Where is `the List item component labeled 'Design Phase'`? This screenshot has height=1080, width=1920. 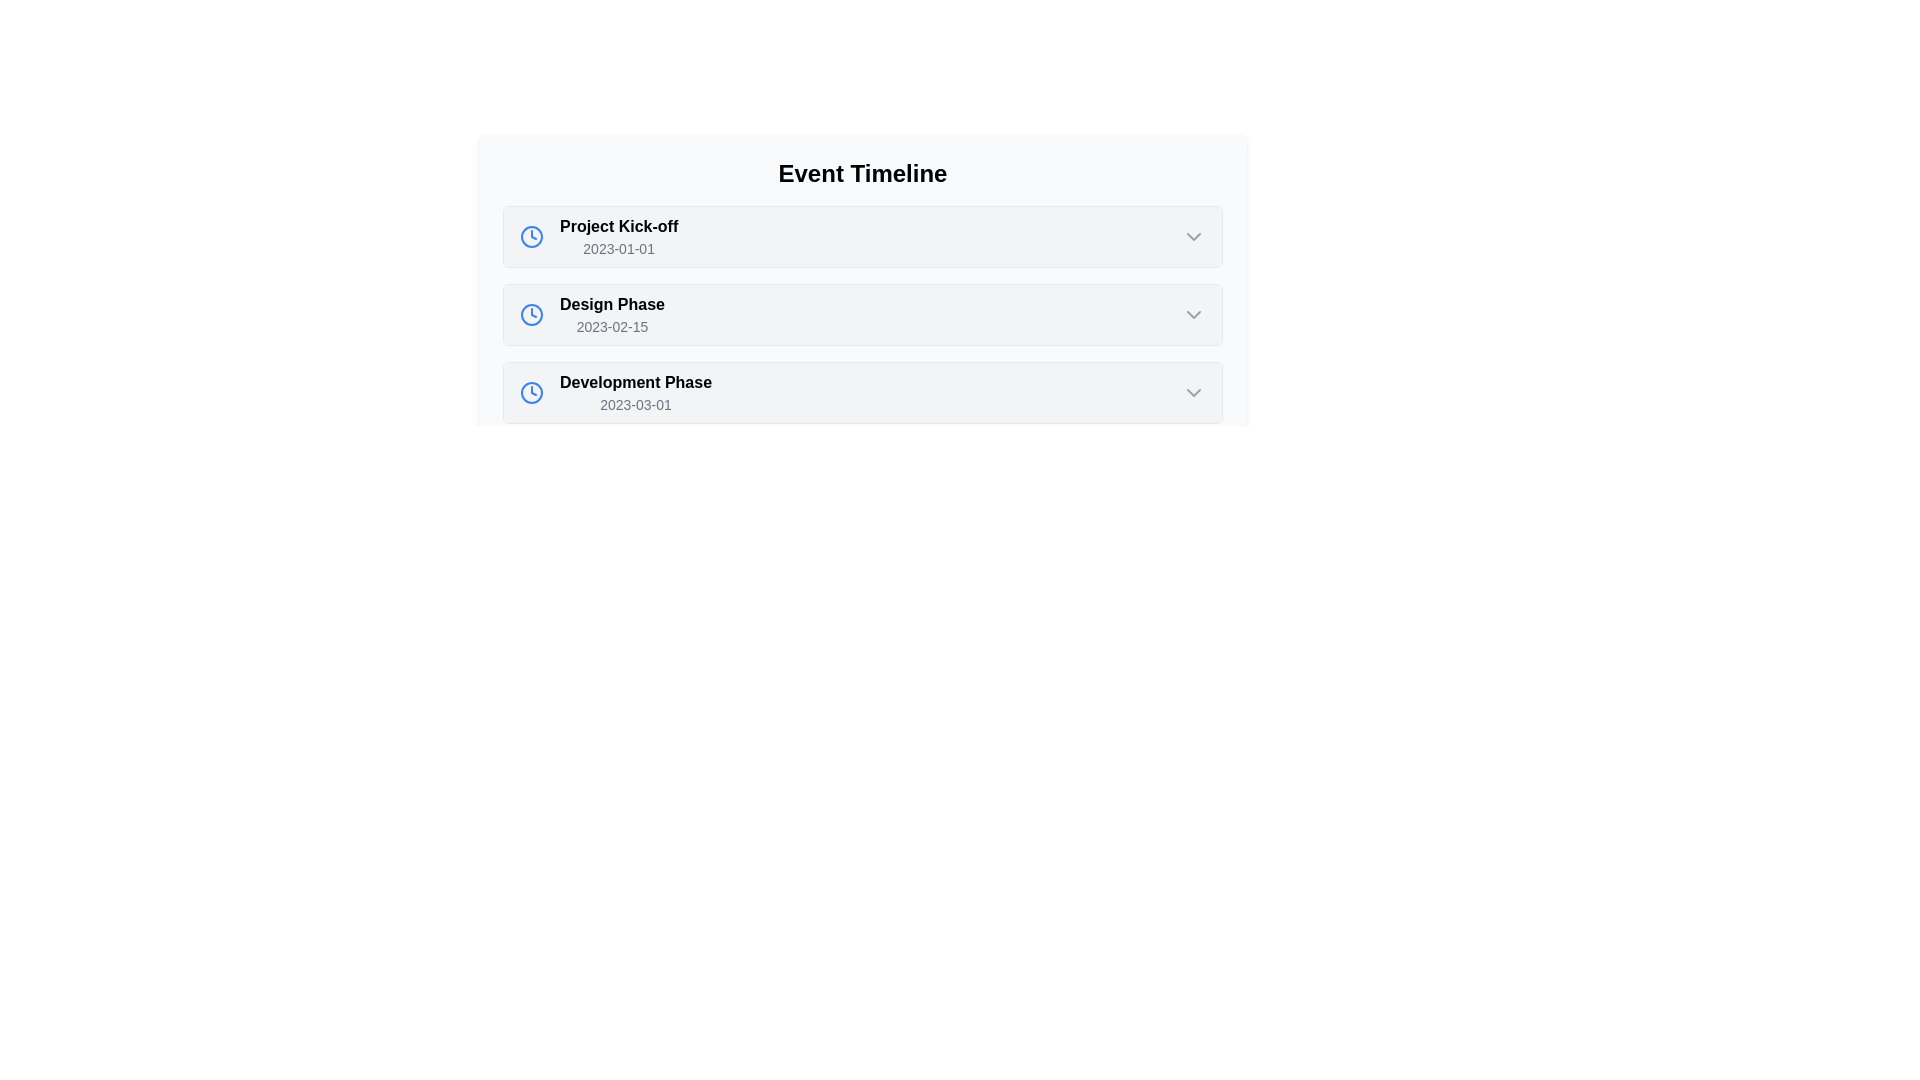
the List item component labeled 'Design Phase' is located at coordinates (863, 315).